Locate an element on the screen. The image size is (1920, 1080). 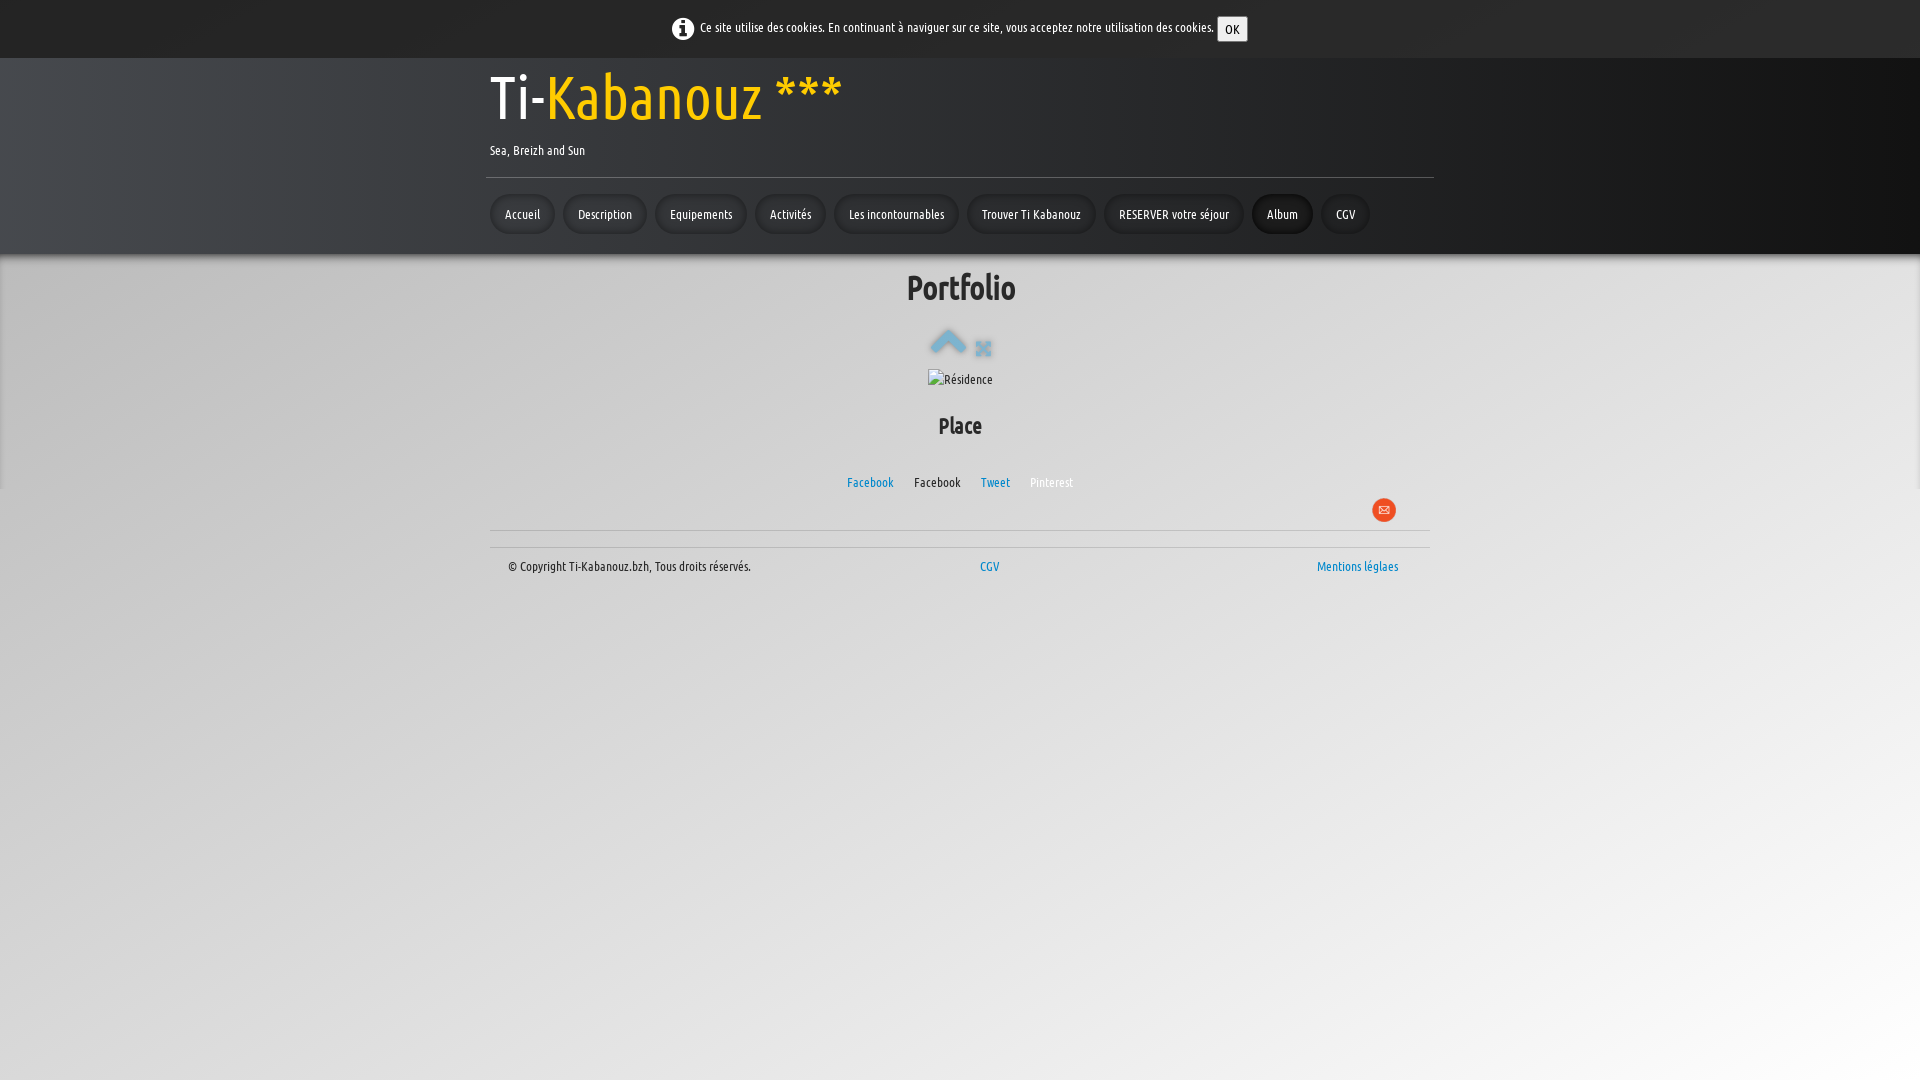
'OK' is located at coordinates (1216, 29).